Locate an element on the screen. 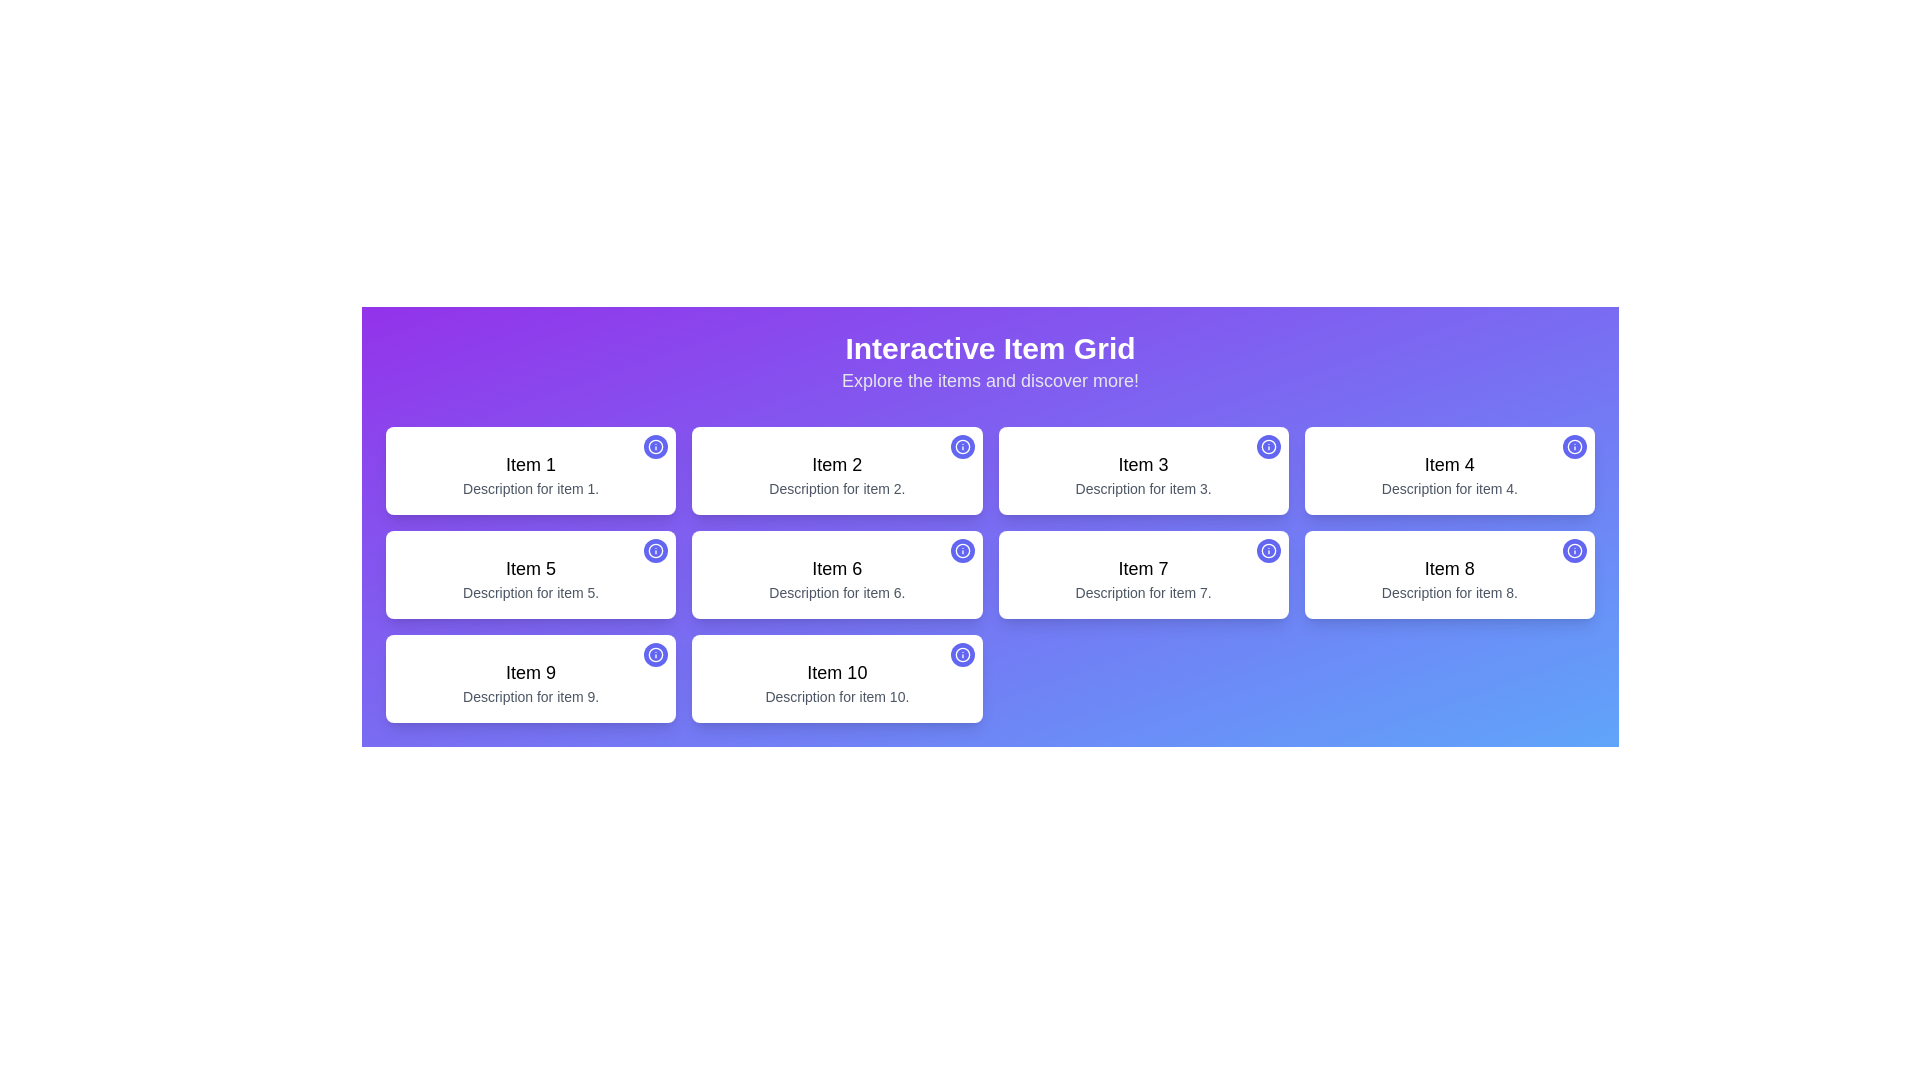  the Text Label displaying 'Item 7', which is styled with a larger bold font, centrally aligned within a white card with rounded corners and a shadow effect, located against a gradient purple background is located at coordinates (1143, 569).